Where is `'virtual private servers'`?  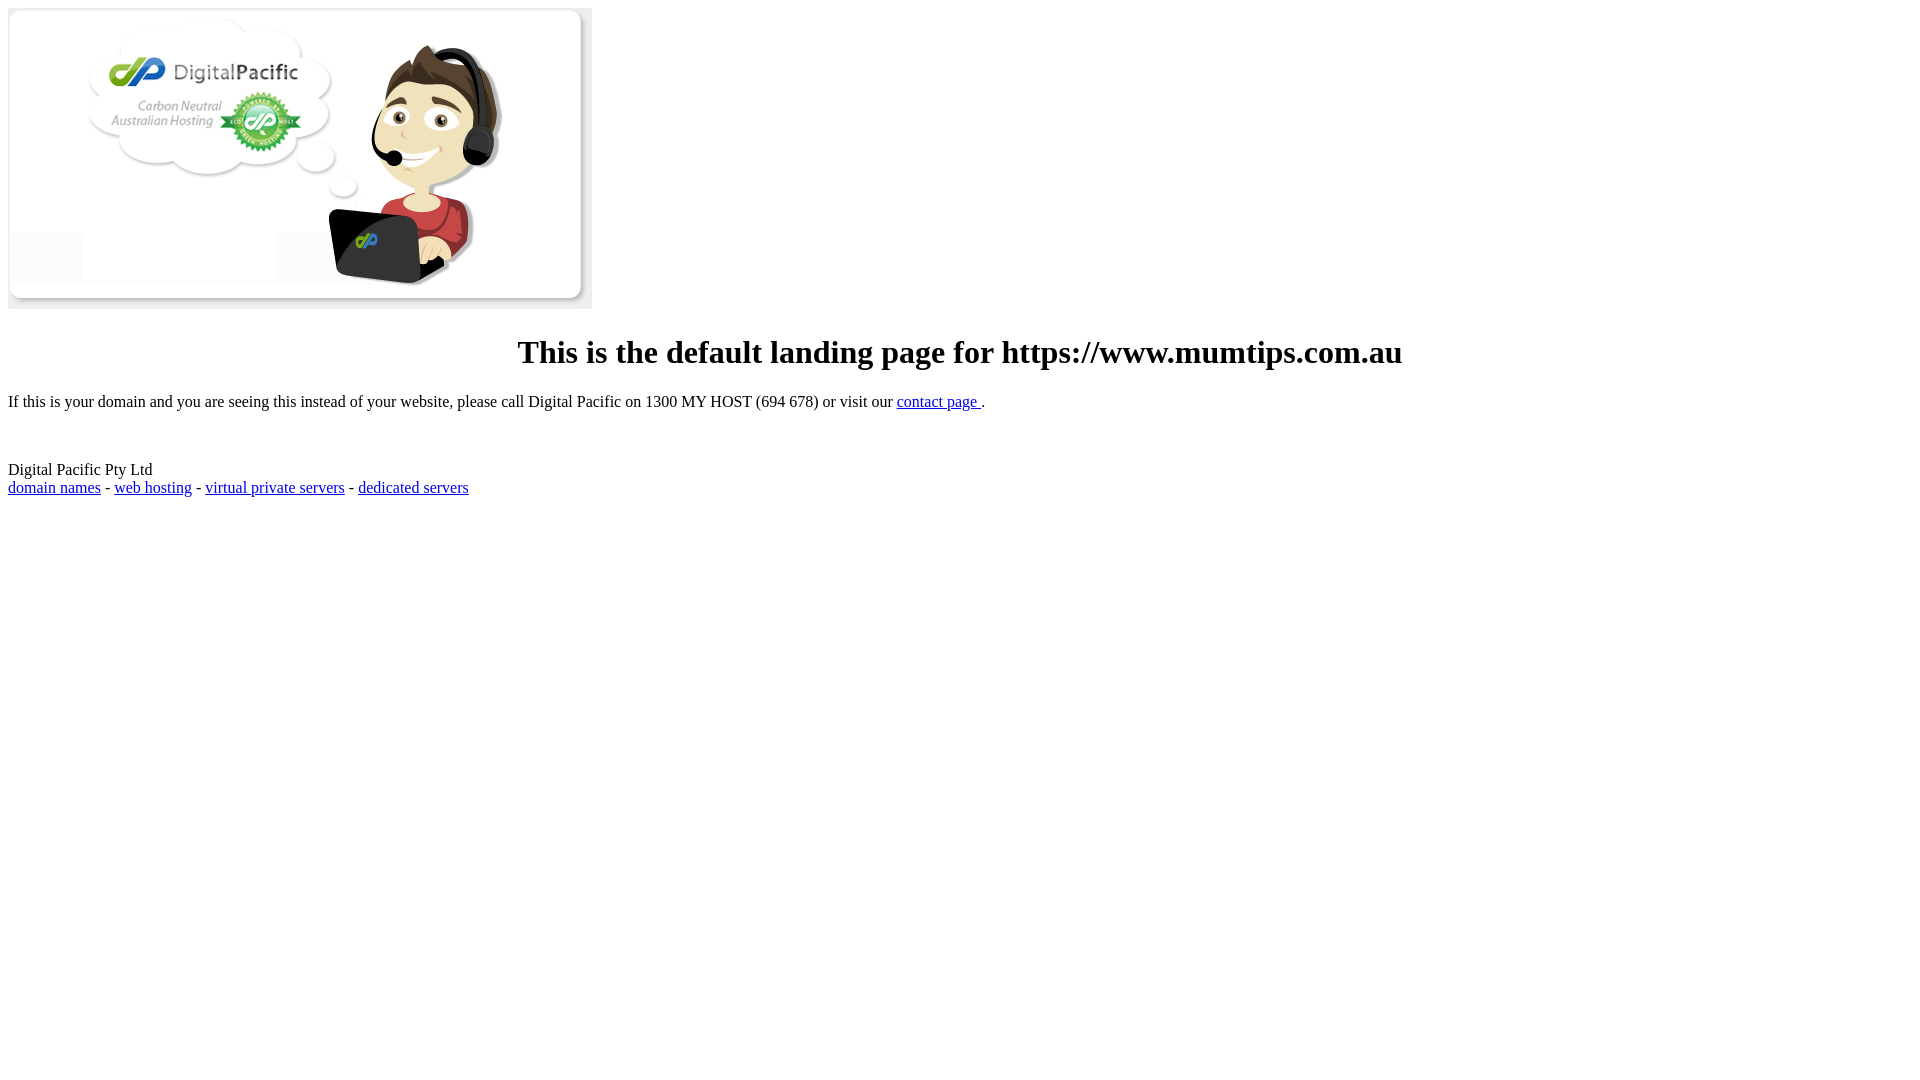
'virtual private servers' is located at coordinates (273, 487).